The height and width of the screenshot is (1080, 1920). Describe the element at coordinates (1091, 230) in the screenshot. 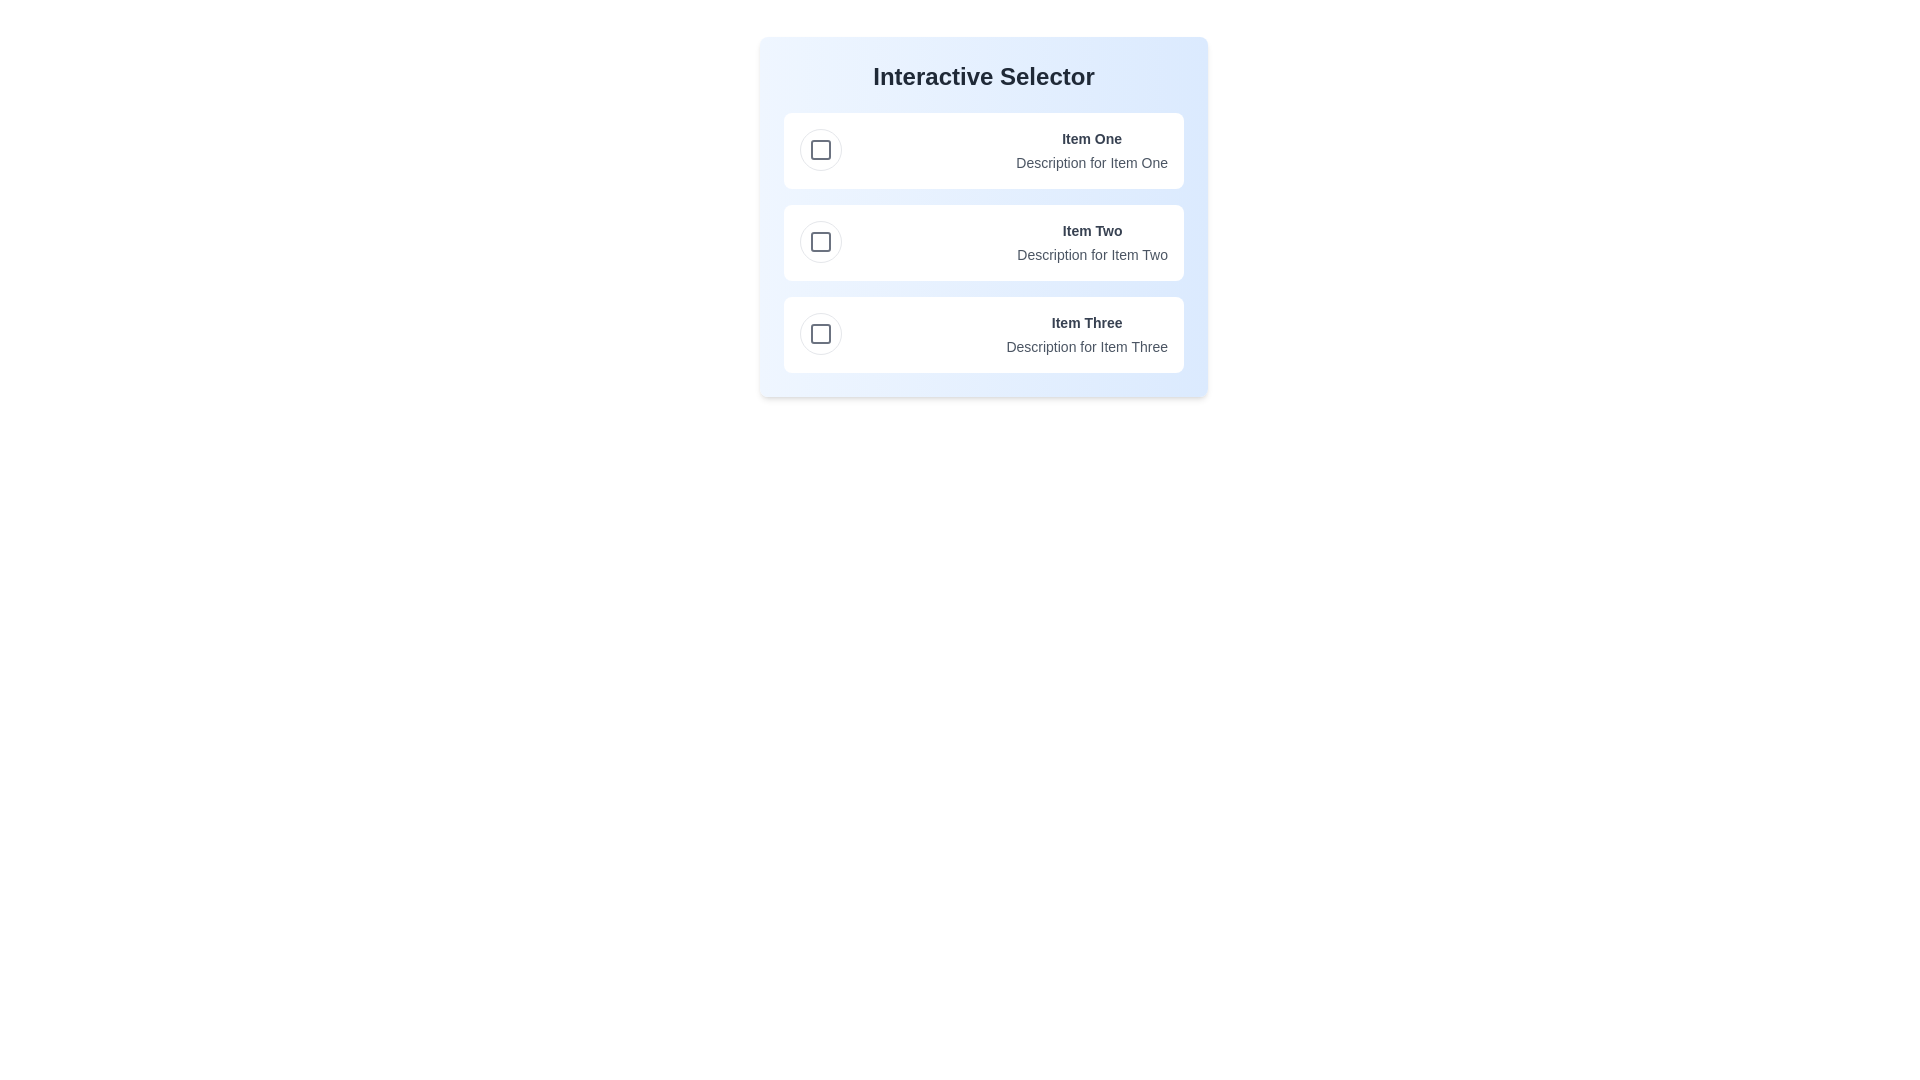

I see `the Text label that identifies the second entry in the list, positioned in the middle row and adjacent to a circular checkbox on the left` at that location.